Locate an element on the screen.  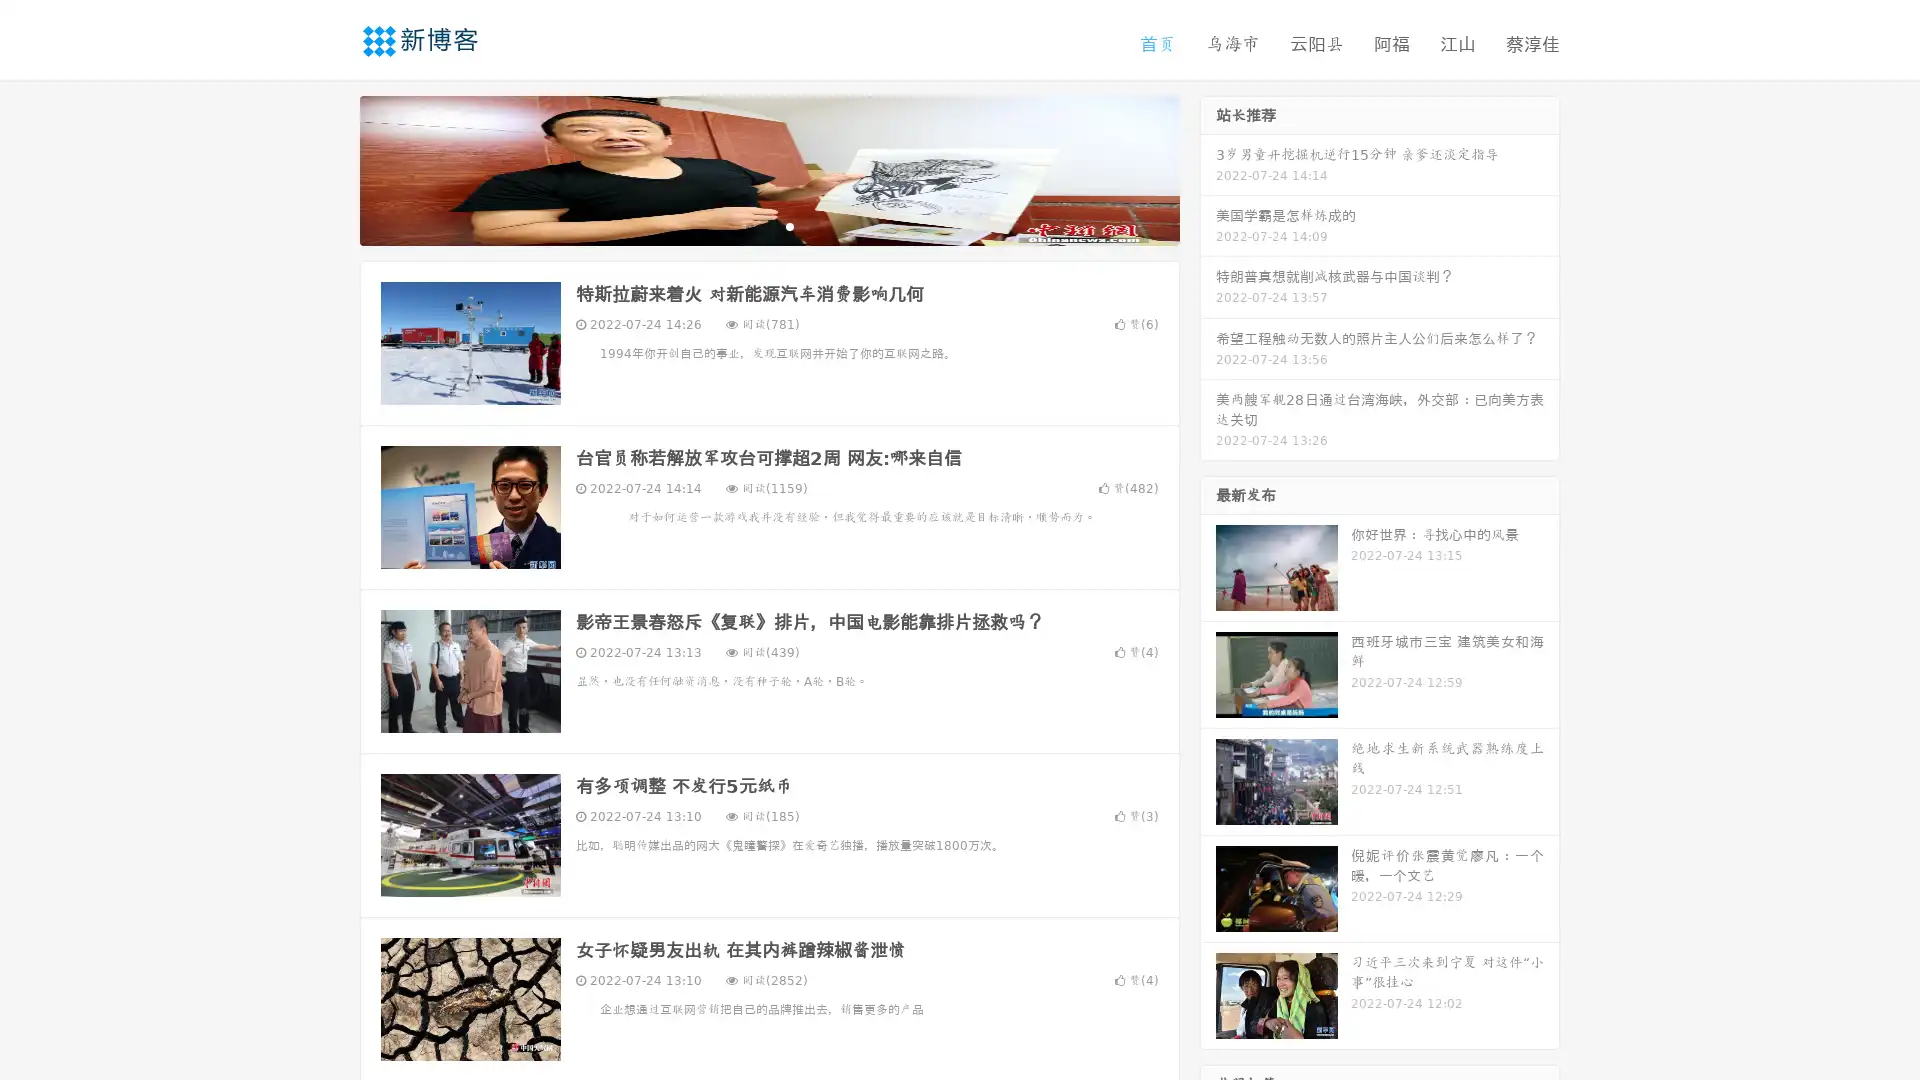
Previous slide is located at coordinates (330, 168).